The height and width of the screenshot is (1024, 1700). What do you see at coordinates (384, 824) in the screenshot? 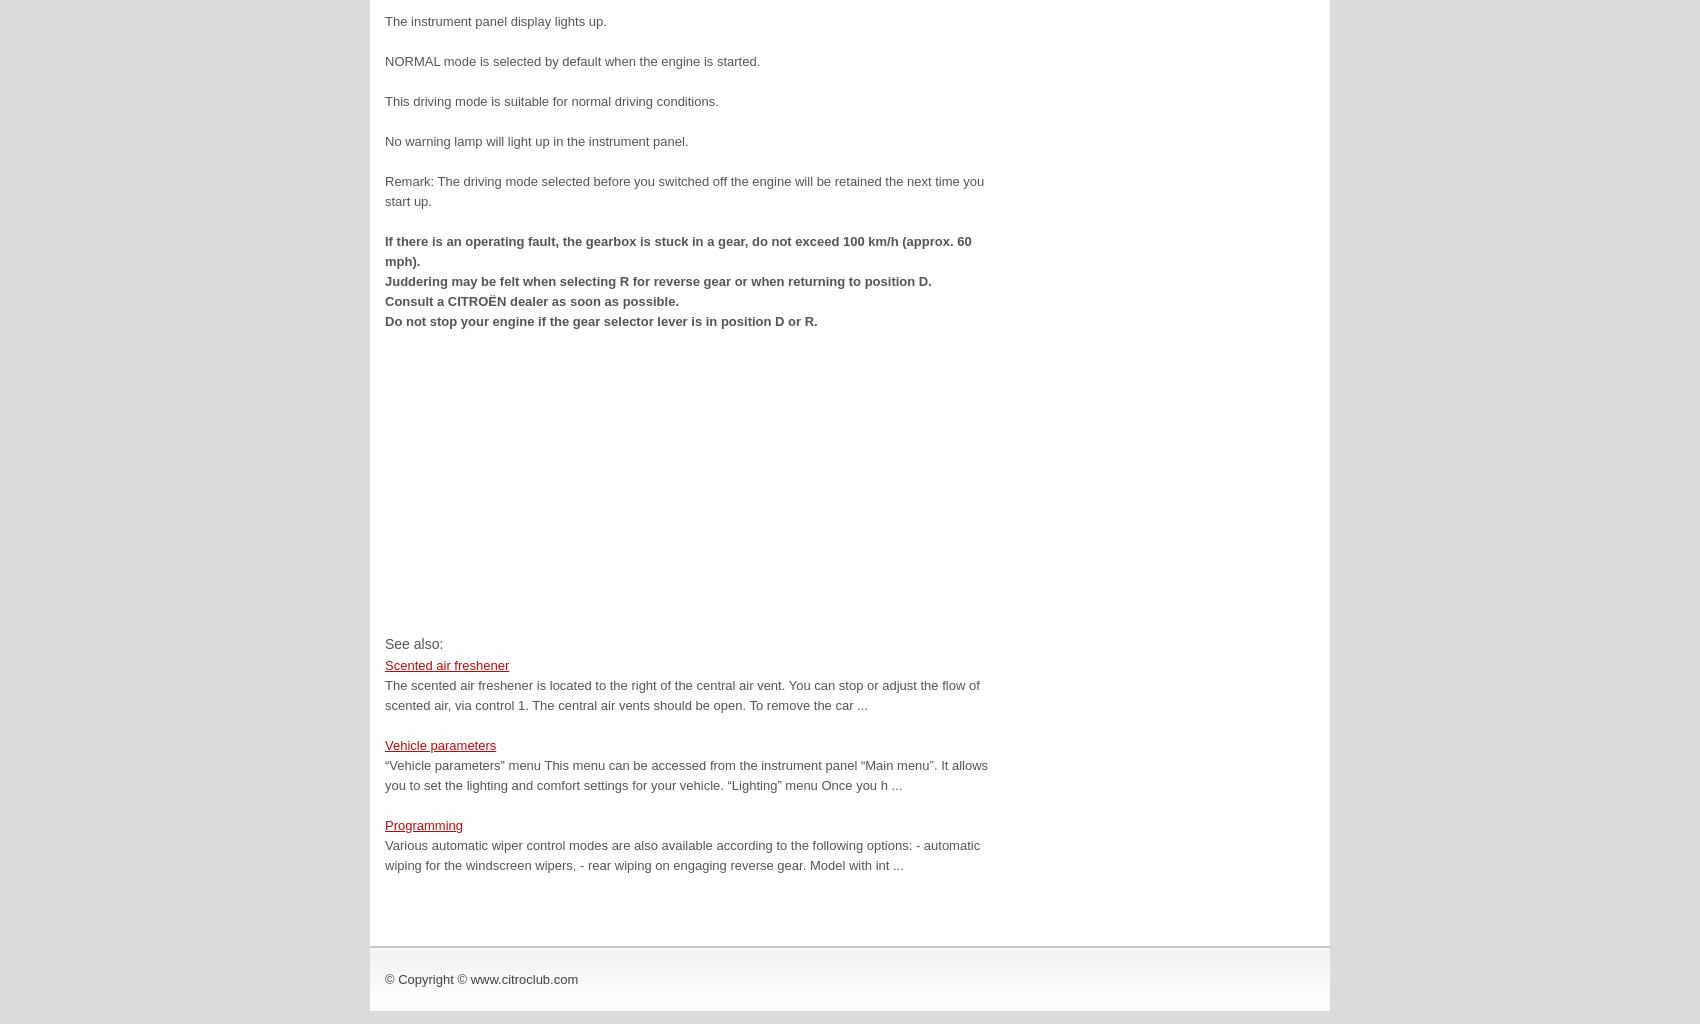
I see `'Programming'` at bounding box center [384, 824].